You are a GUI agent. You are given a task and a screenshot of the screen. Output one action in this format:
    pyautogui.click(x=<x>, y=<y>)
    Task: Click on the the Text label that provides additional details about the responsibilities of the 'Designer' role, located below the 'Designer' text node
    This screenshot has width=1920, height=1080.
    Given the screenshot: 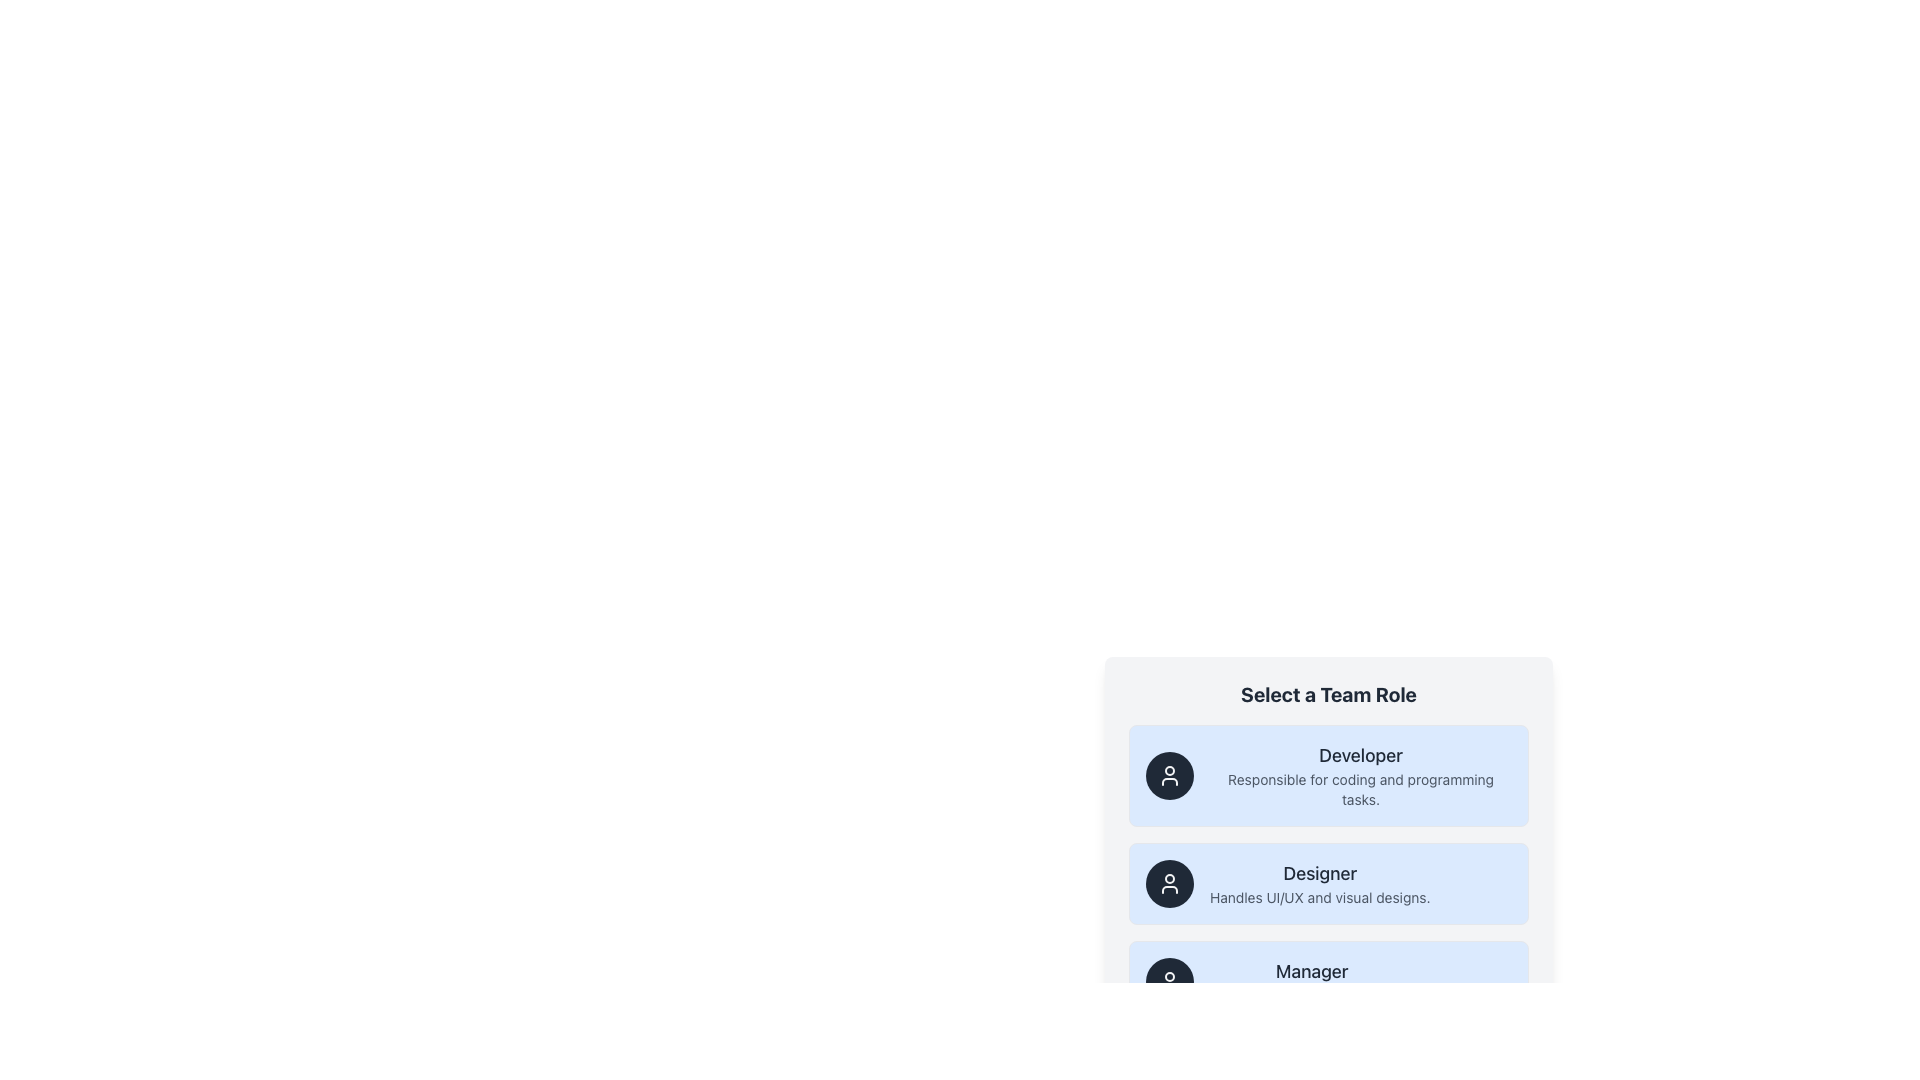 What is the action you would take?
    pyautogui.click(x=1320, y=897)
    